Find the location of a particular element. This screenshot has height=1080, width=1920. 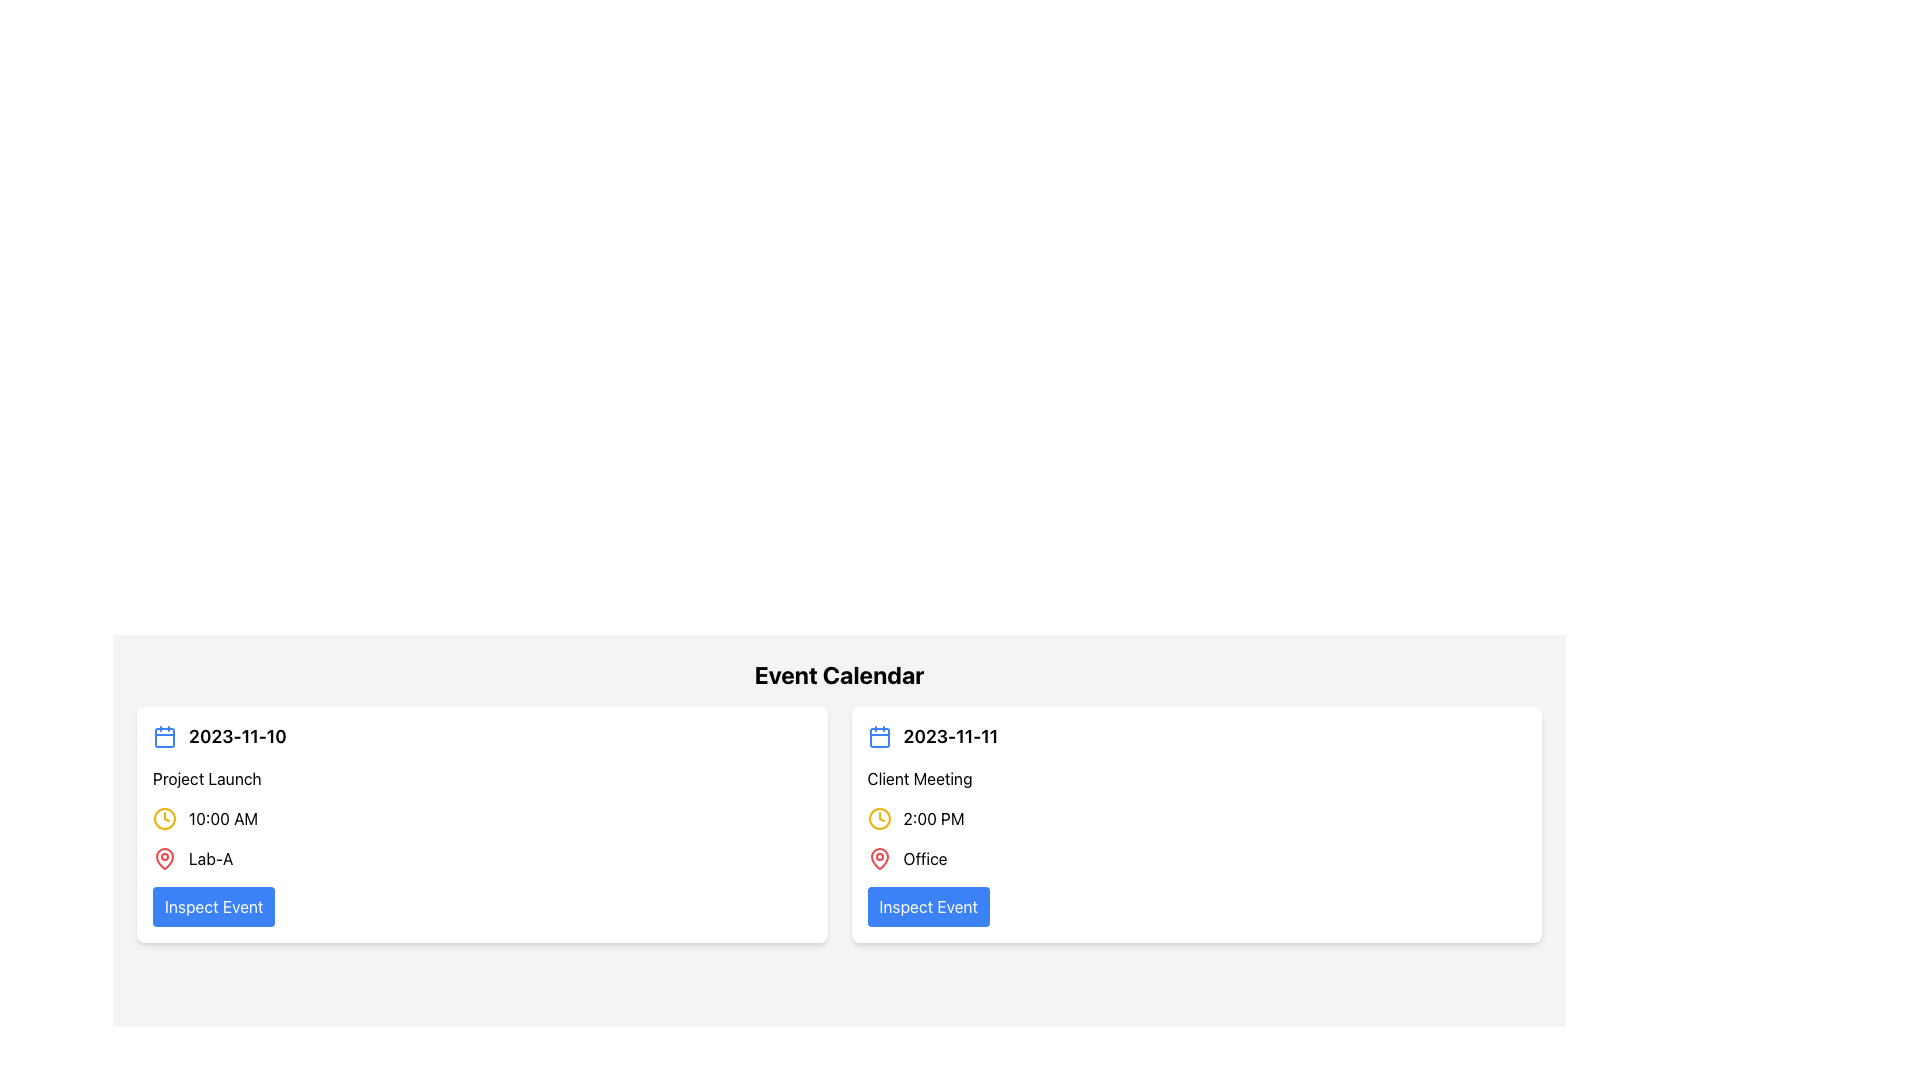

the Time display element, which features a yellow clock icon followed by the time text '10:00 AM', located within the first event card under the date and event title is located at coordinates (205, 818).